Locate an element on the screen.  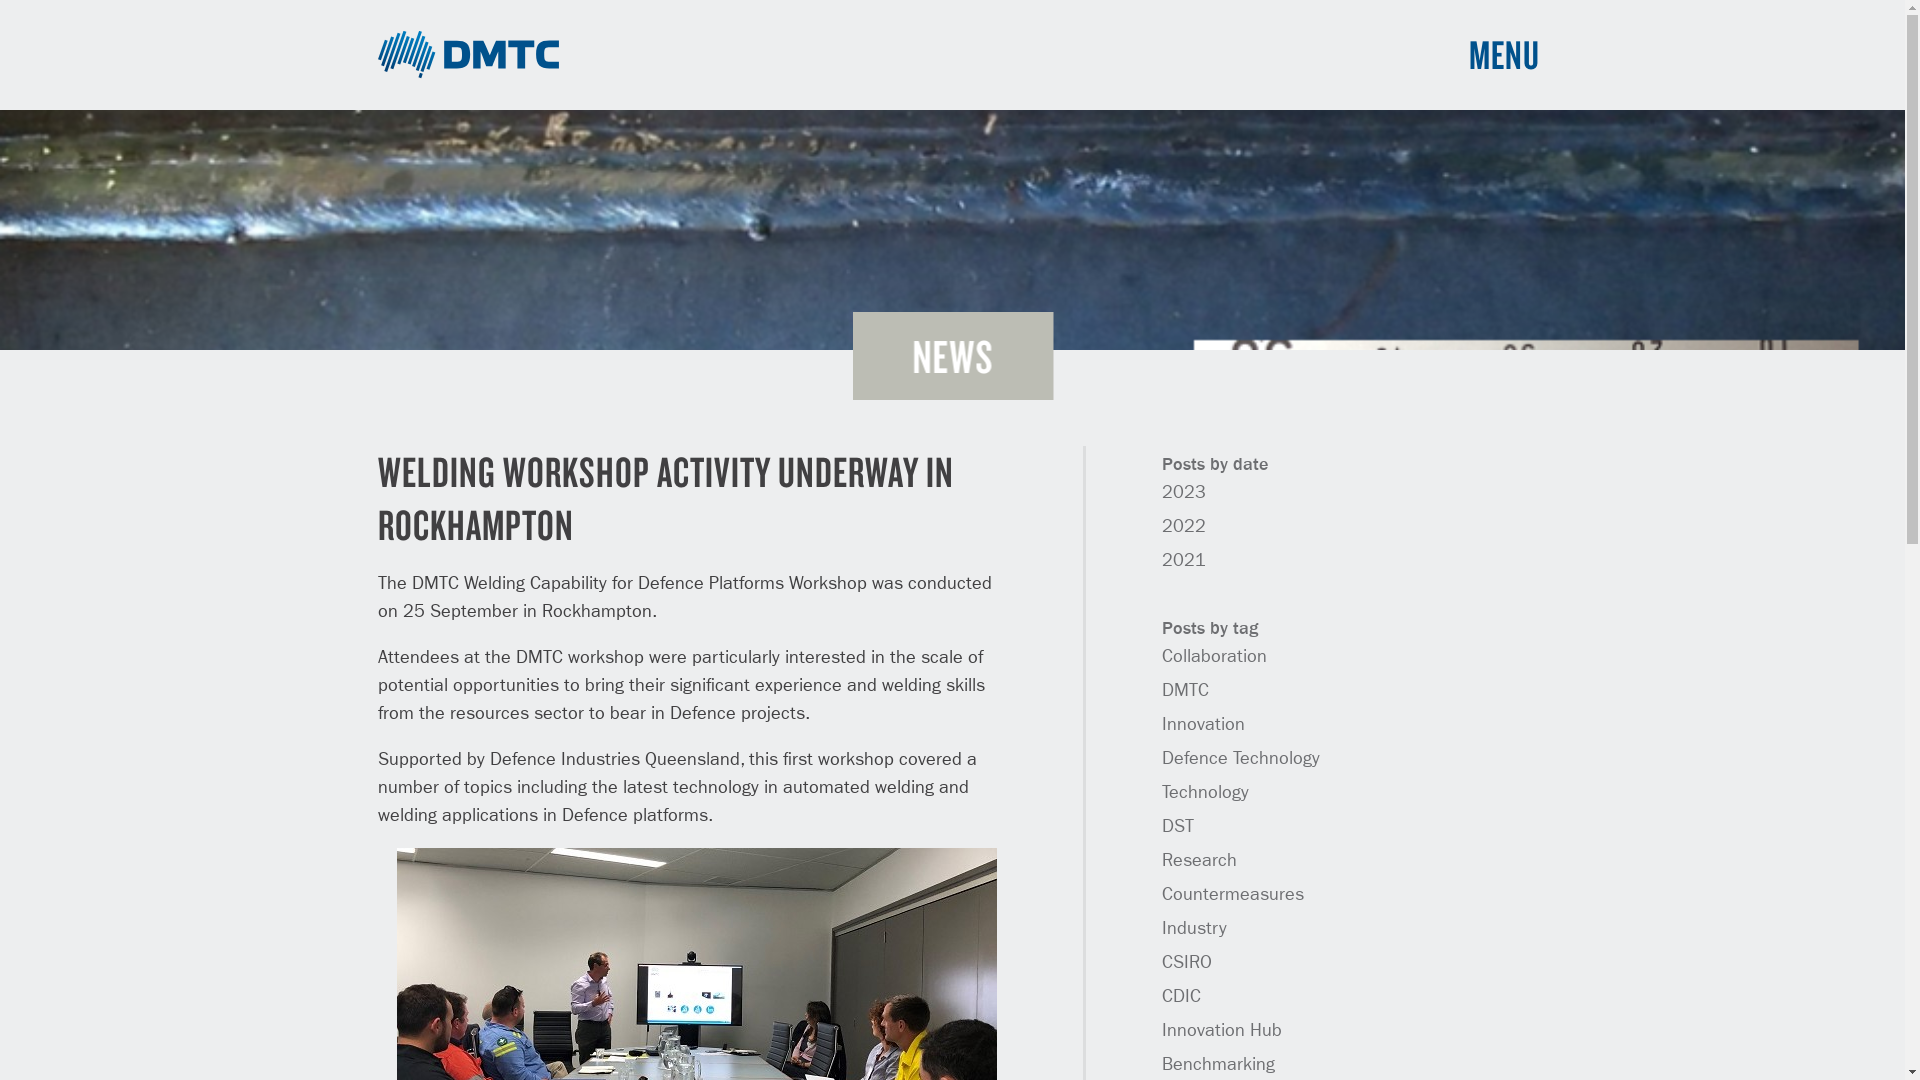
'2023' is located at coordinates (1161, 493).